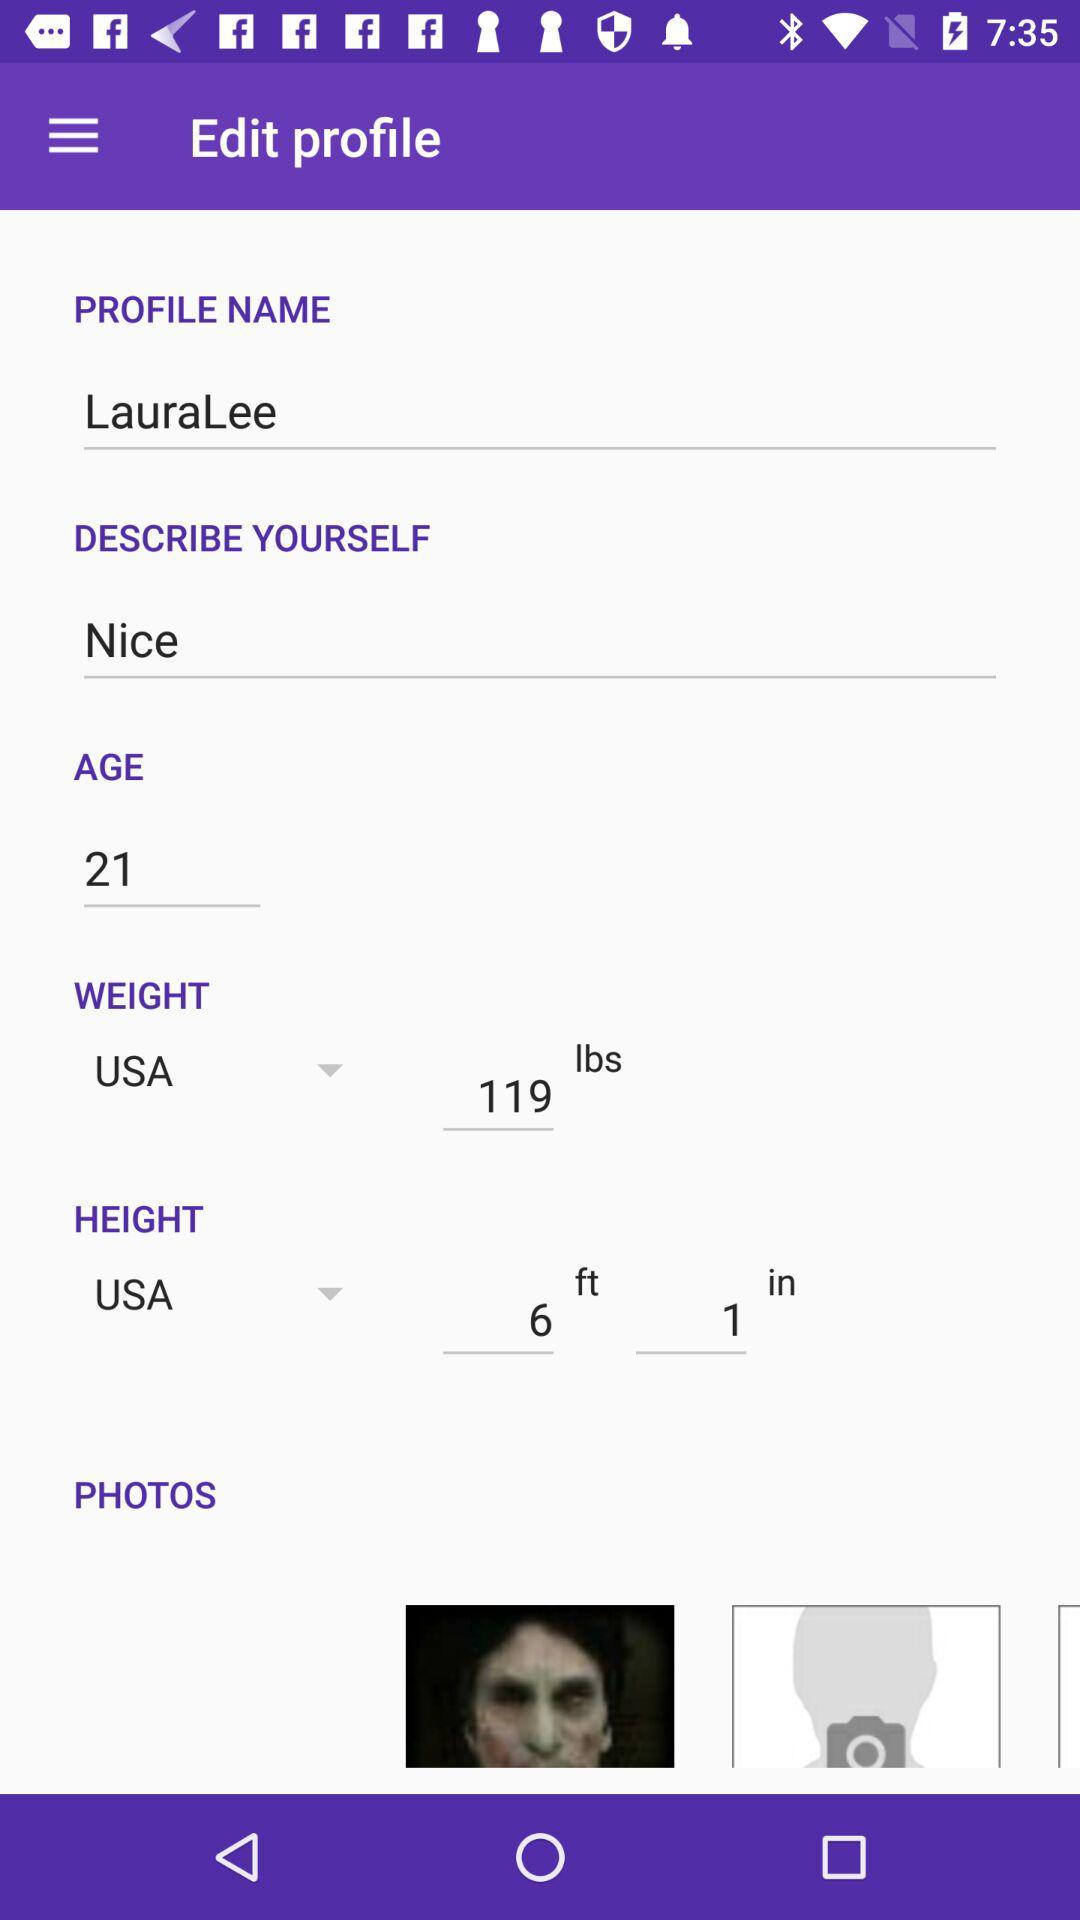  What do you see at coordinates (497, 1093) in the screenshot?
I see `the icon below weight item` at bounding box center [497, 1093].